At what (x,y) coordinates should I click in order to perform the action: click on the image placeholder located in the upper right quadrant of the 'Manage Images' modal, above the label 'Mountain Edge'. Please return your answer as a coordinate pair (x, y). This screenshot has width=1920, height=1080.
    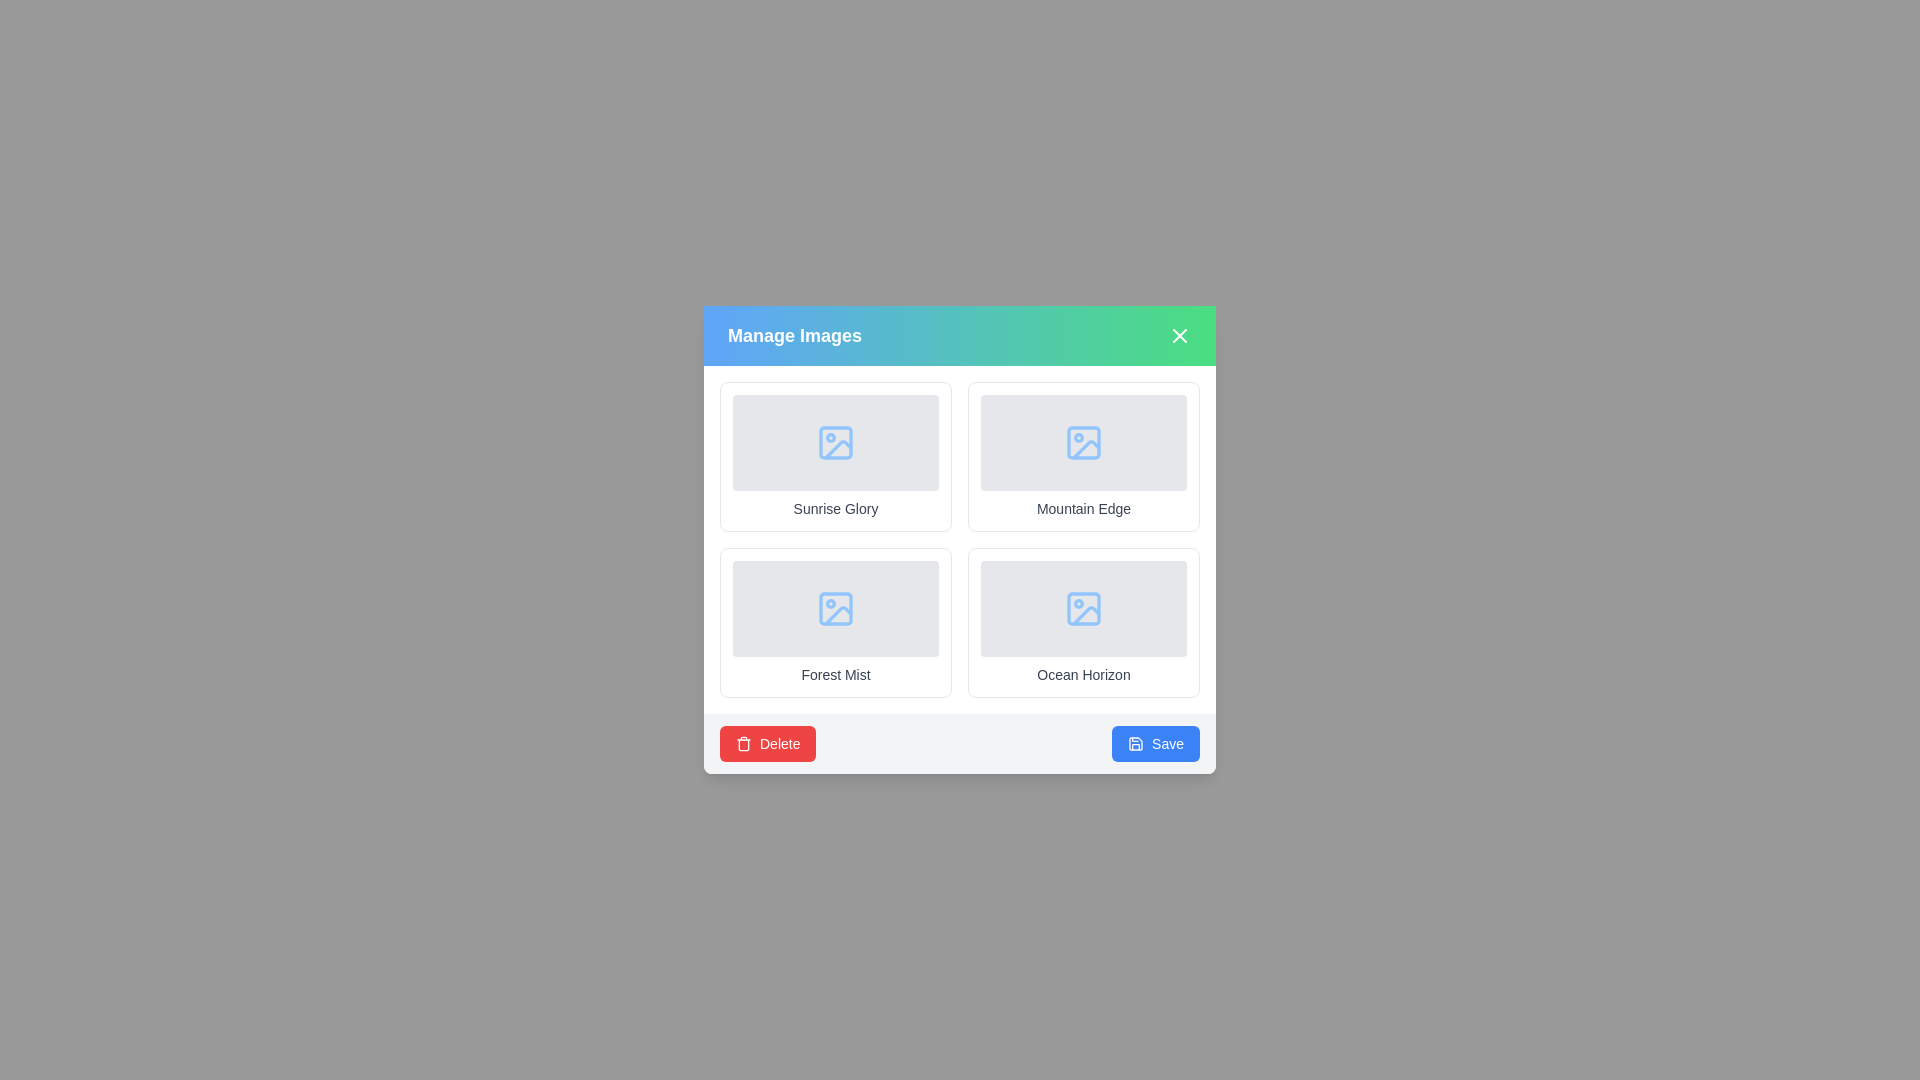
    Looking at the image, I should click on (1083, 442).